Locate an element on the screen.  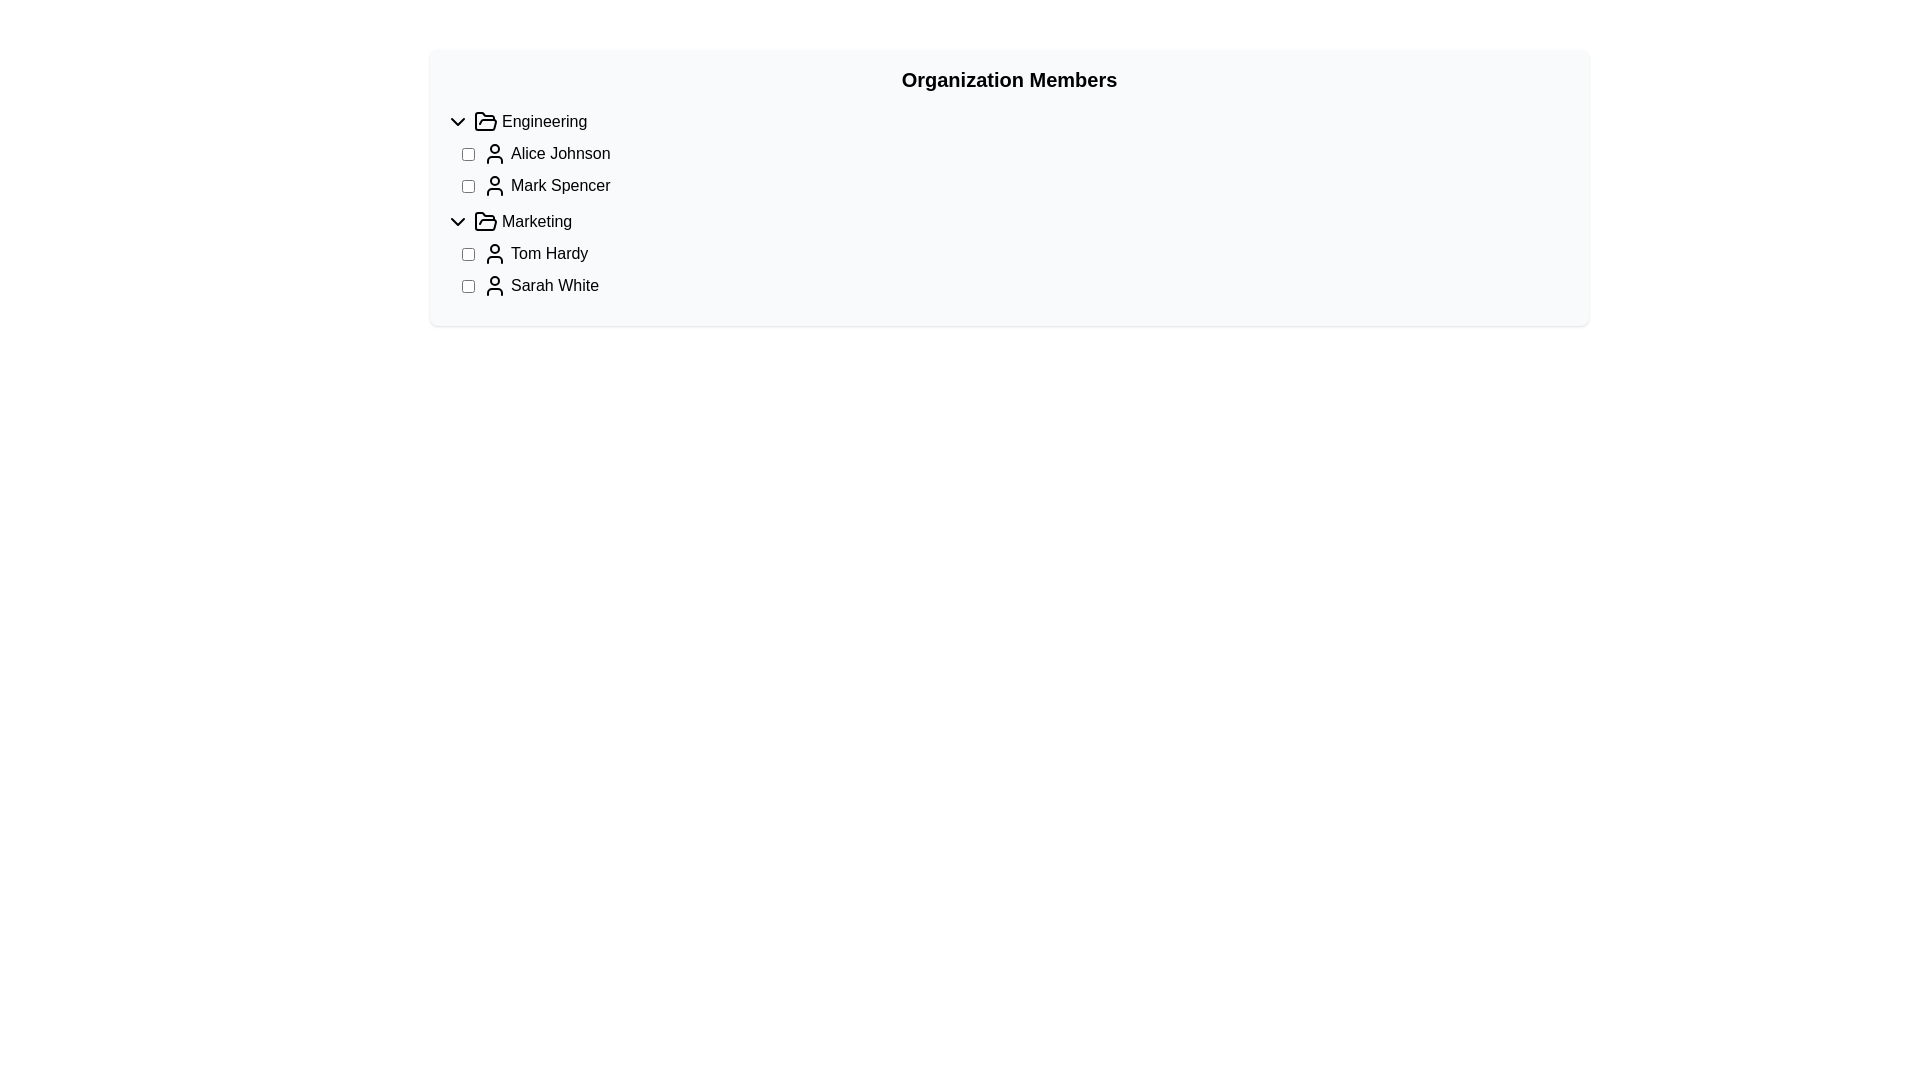
the user icon representing 'Mark Spencer', which is positioned between the checkbox and the user's name is located at coordinates (494, 185).